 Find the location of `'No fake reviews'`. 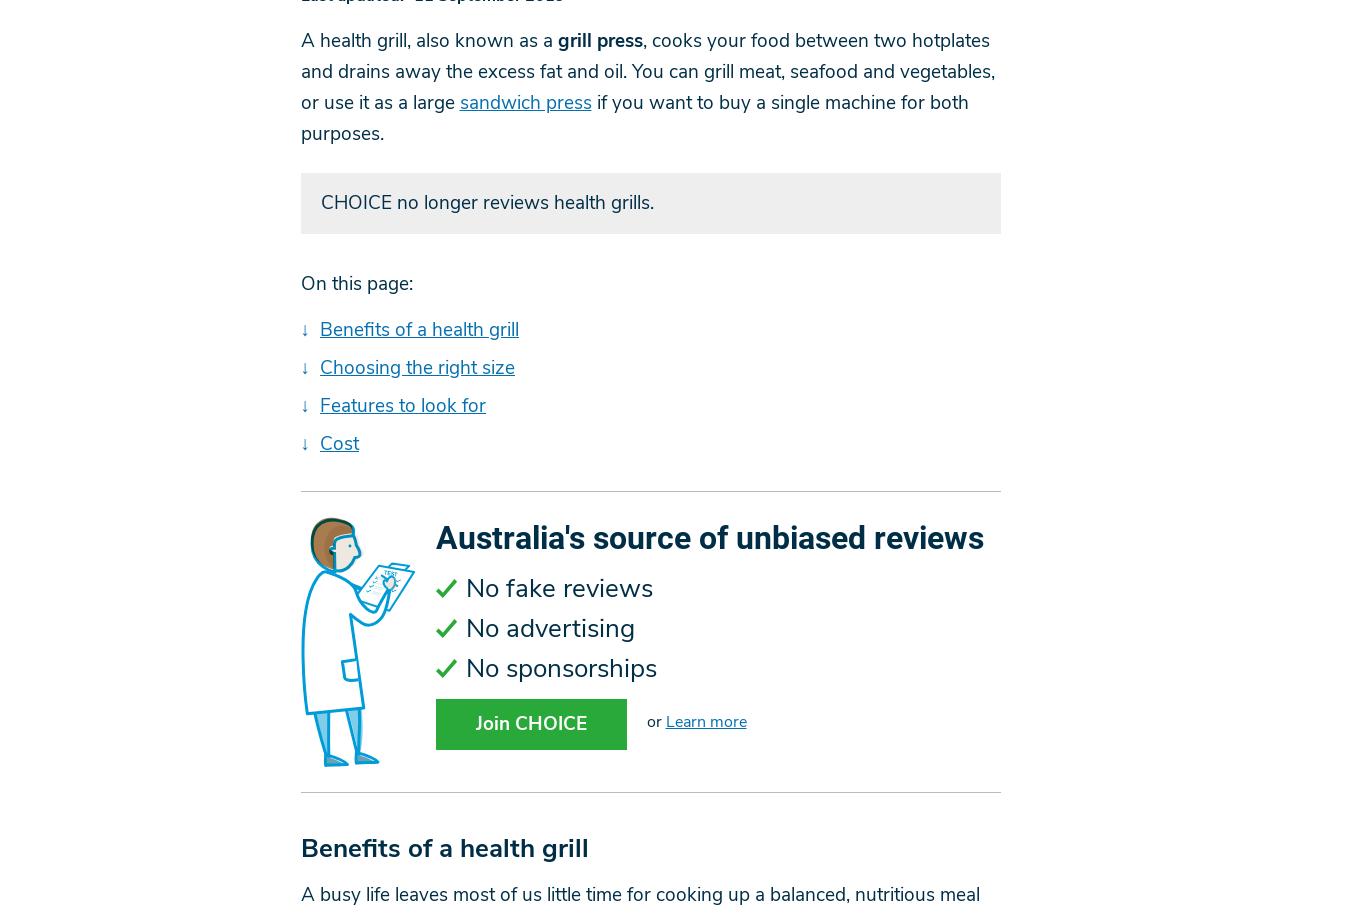

'No fake reviews' is located at coordinates (558, 588).